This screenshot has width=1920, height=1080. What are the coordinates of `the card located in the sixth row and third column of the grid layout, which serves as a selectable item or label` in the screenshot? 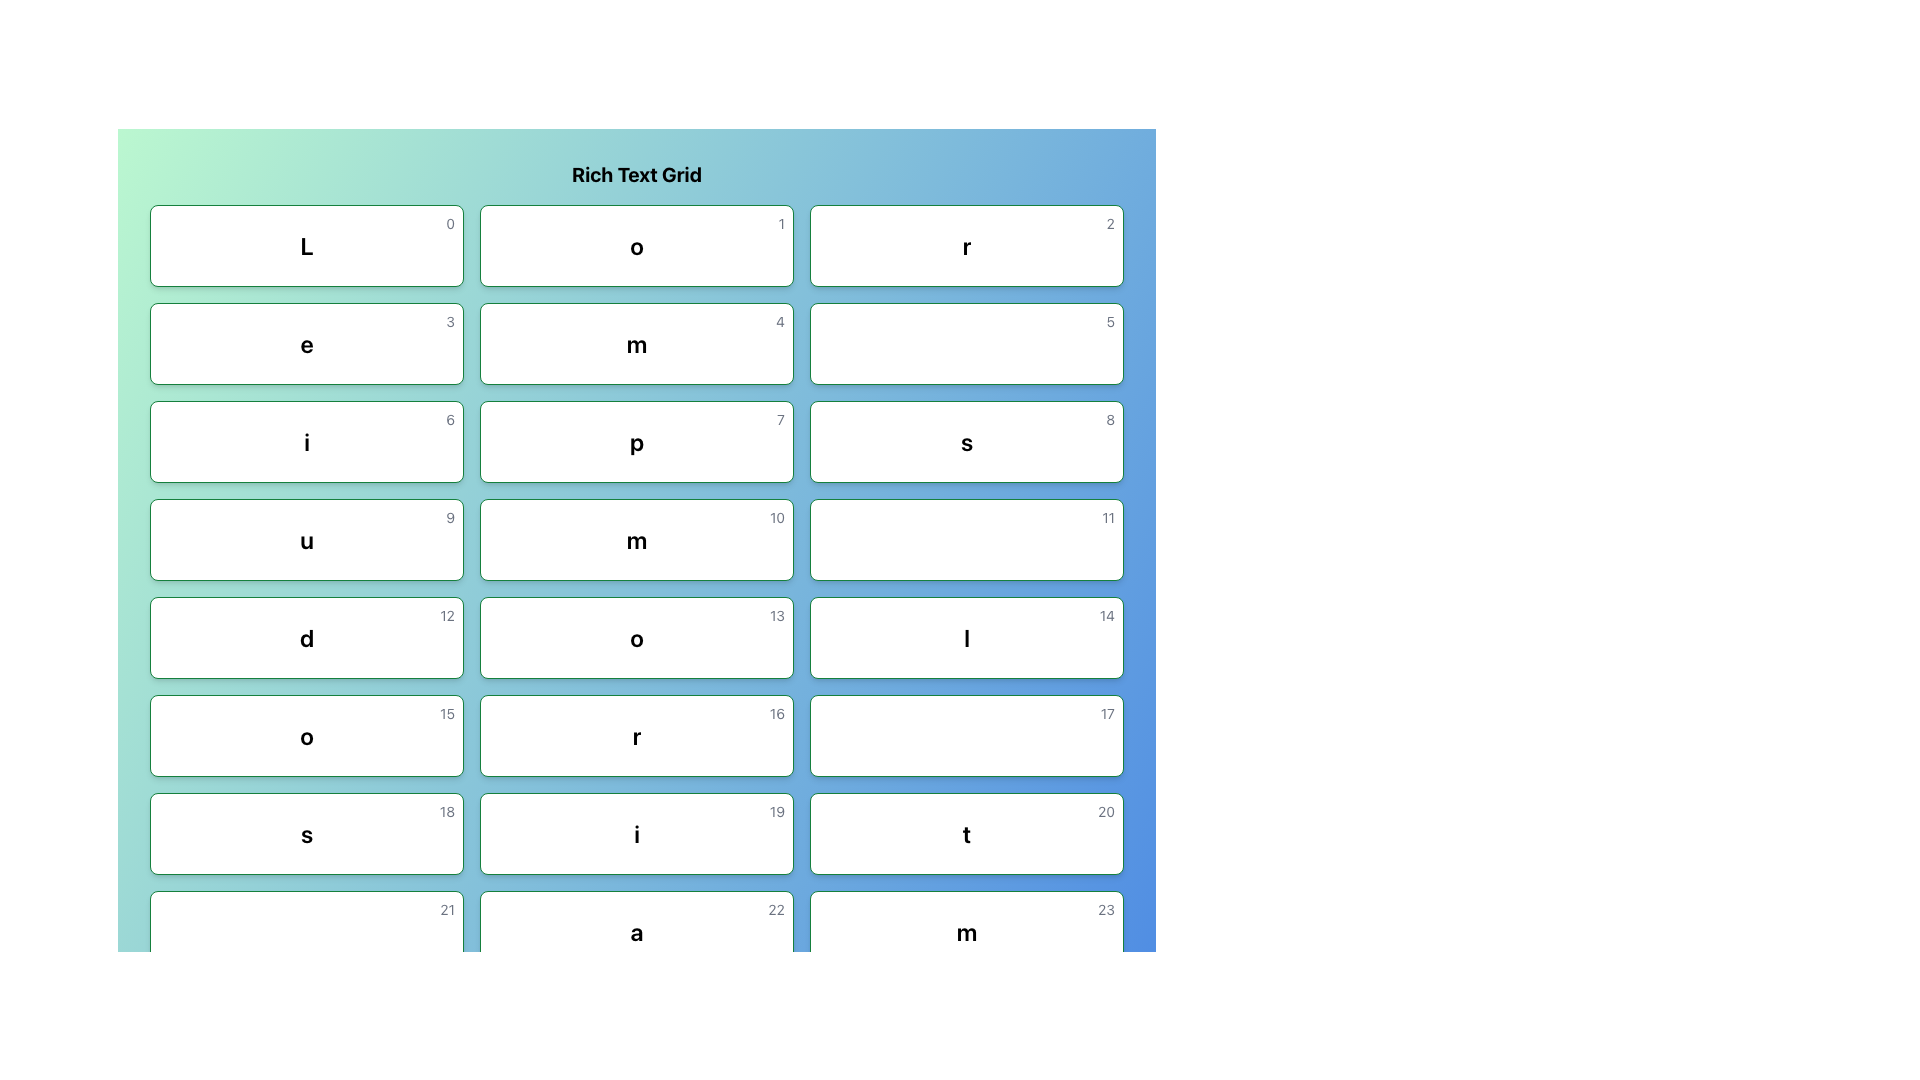 It's located at (636, 736).